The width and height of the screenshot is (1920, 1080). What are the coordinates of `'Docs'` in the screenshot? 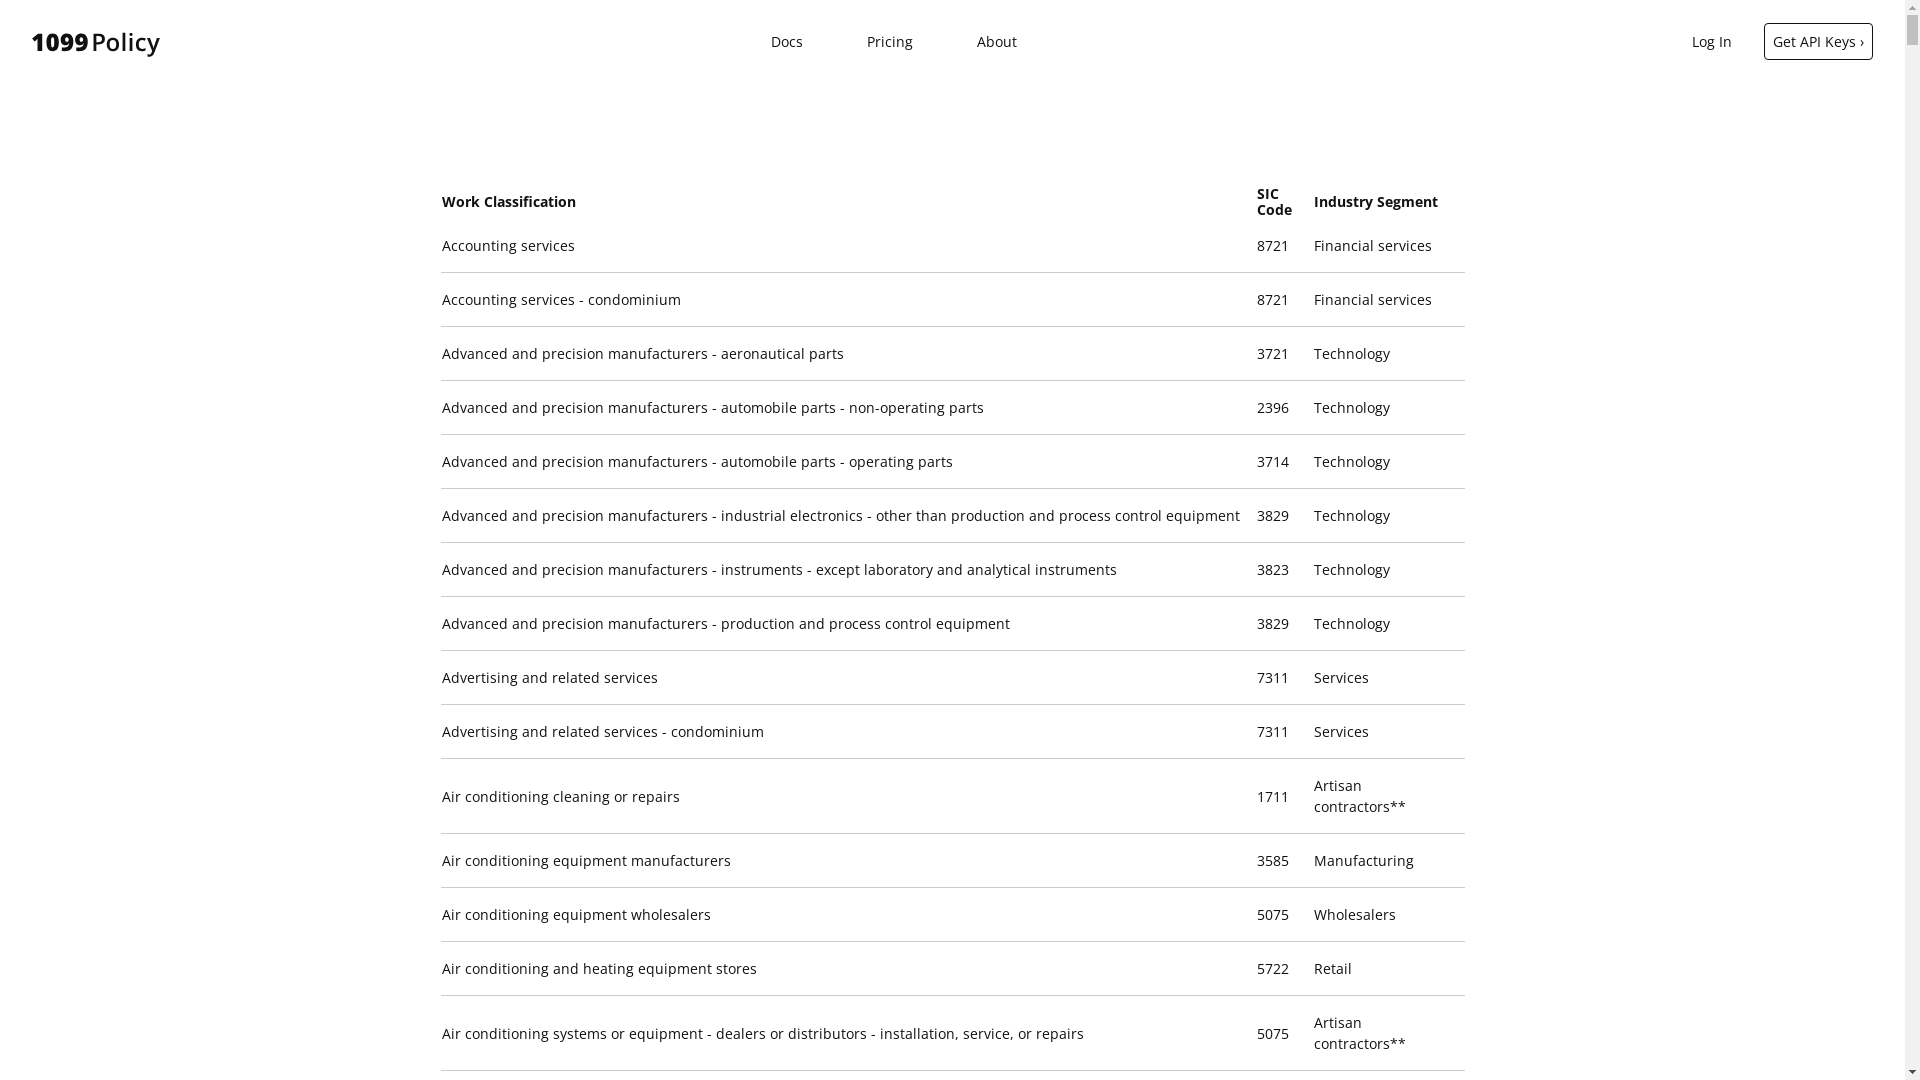 It's located at (786, 41).